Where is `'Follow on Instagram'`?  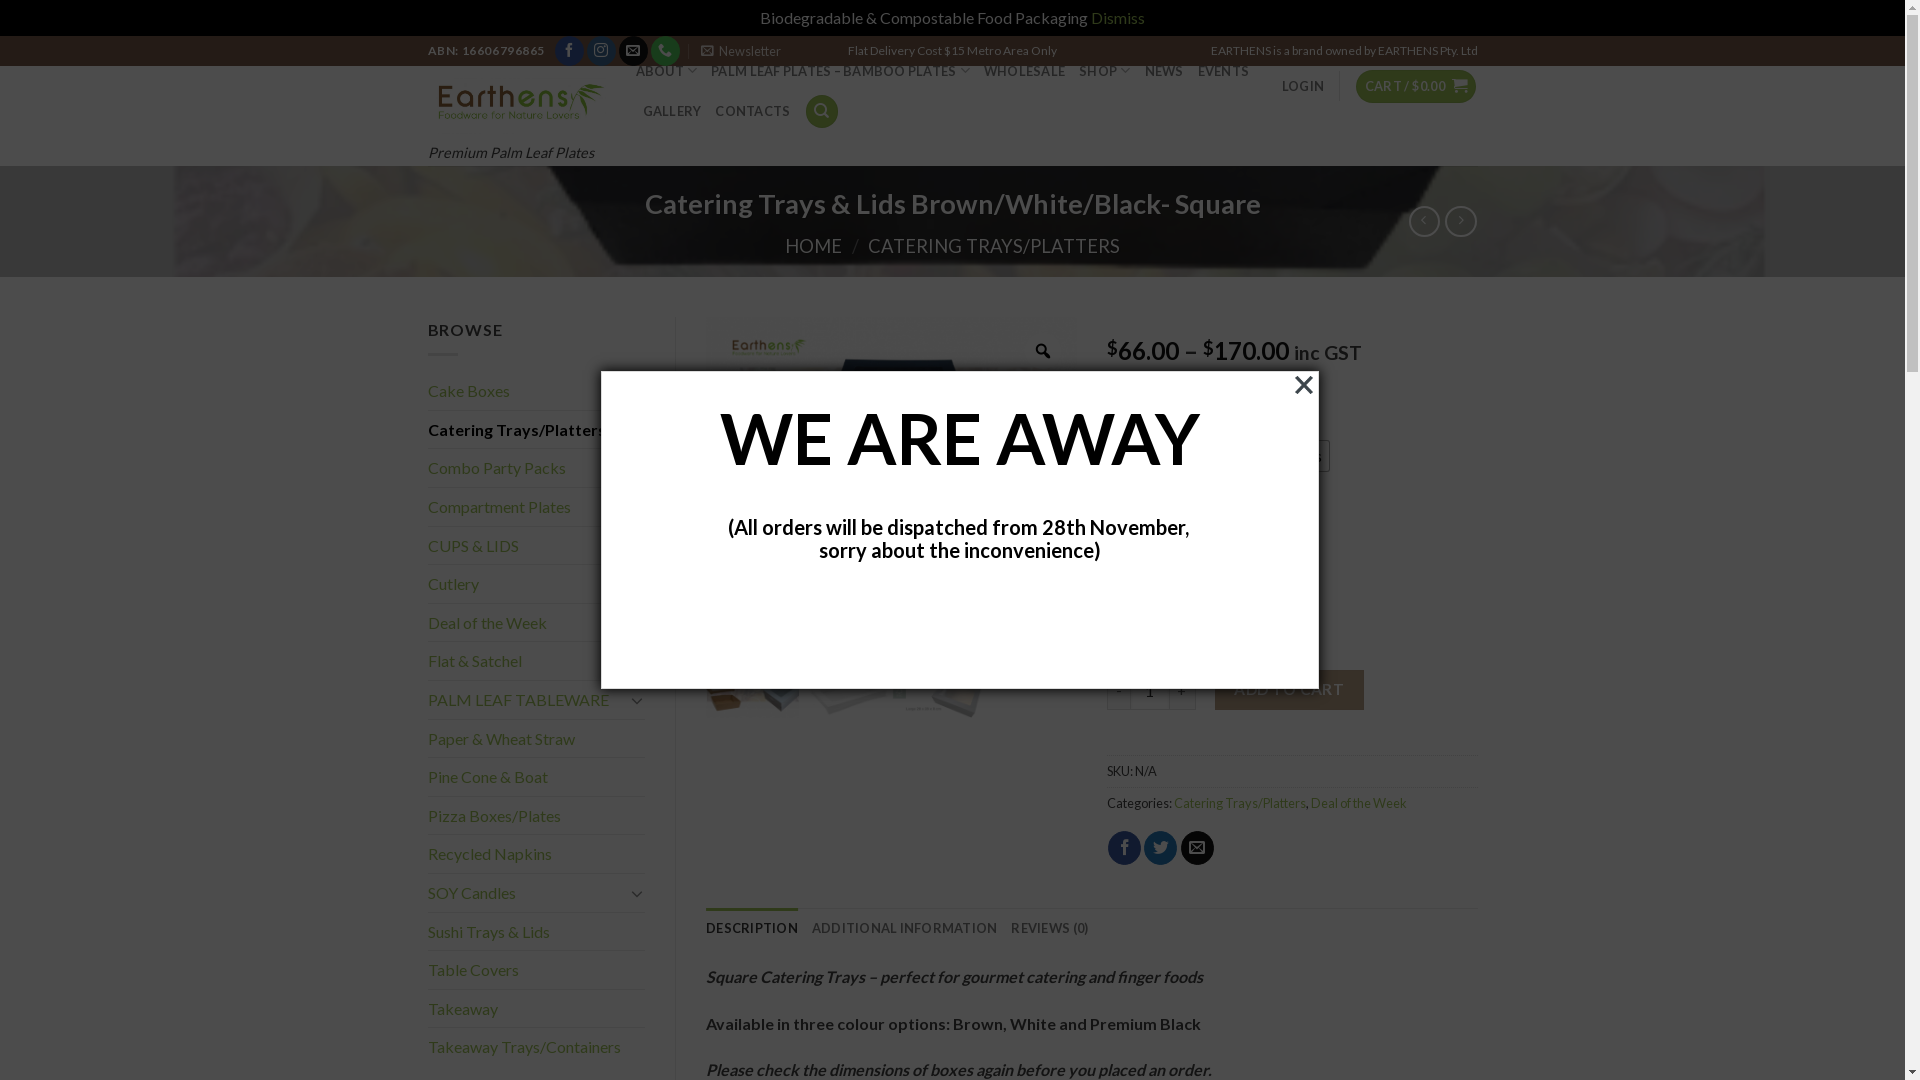
'Follow on Instagram' is located at coordinates (585, 49).